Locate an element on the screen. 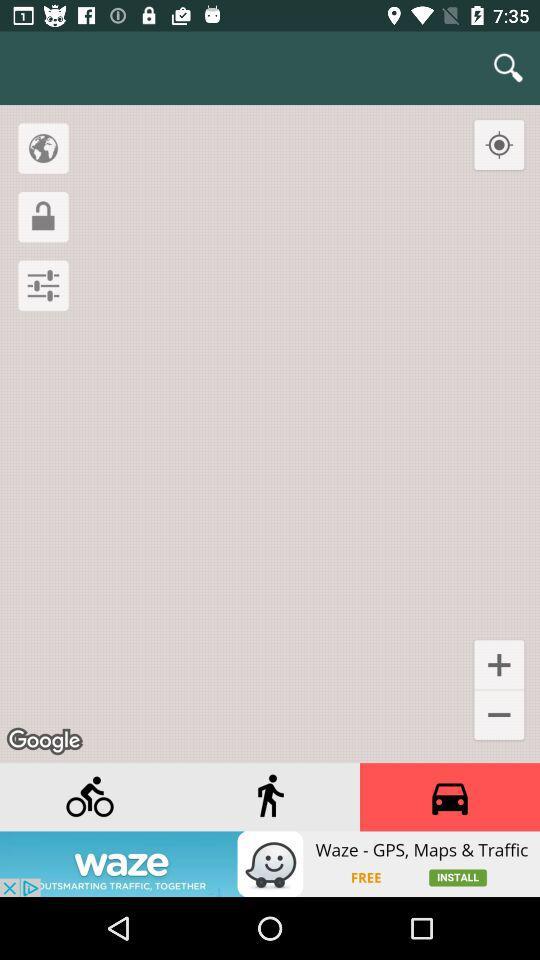 This screenshot has width=540, height=960. switch to walking is located at coordinates (270, 797).